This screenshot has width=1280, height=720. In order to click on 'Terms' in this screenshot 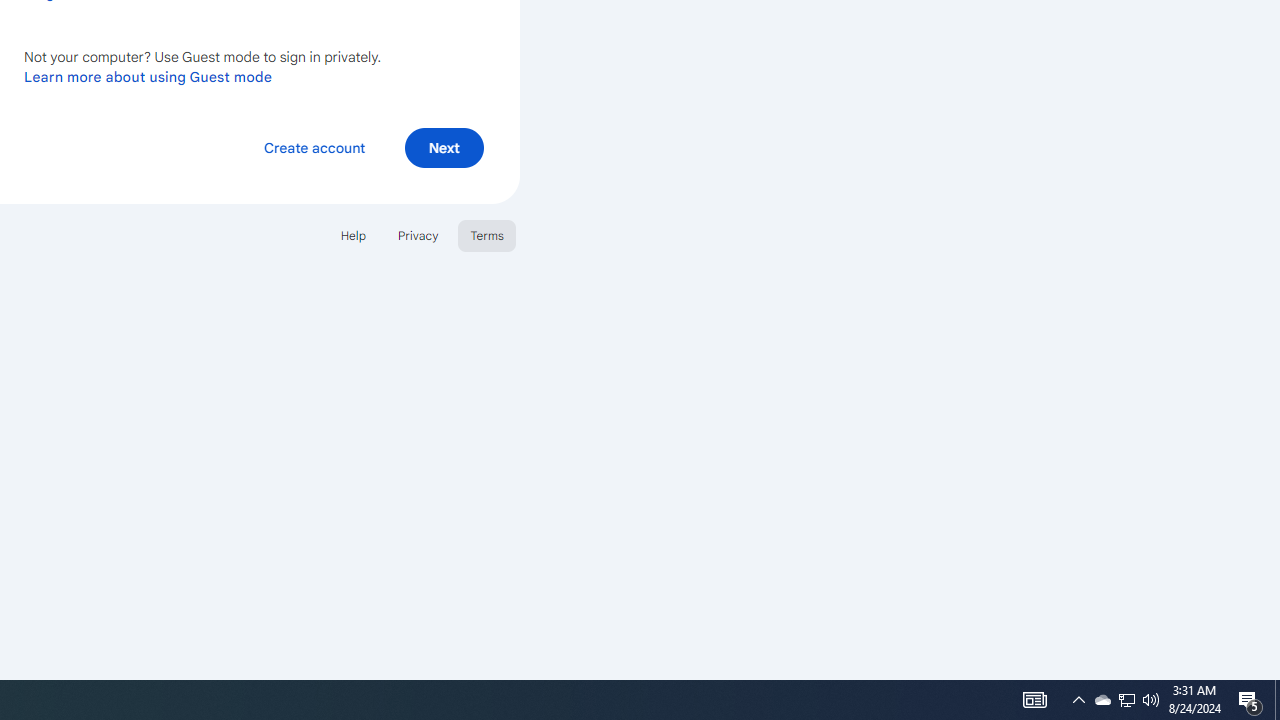, I will do `click(487, 234)`.